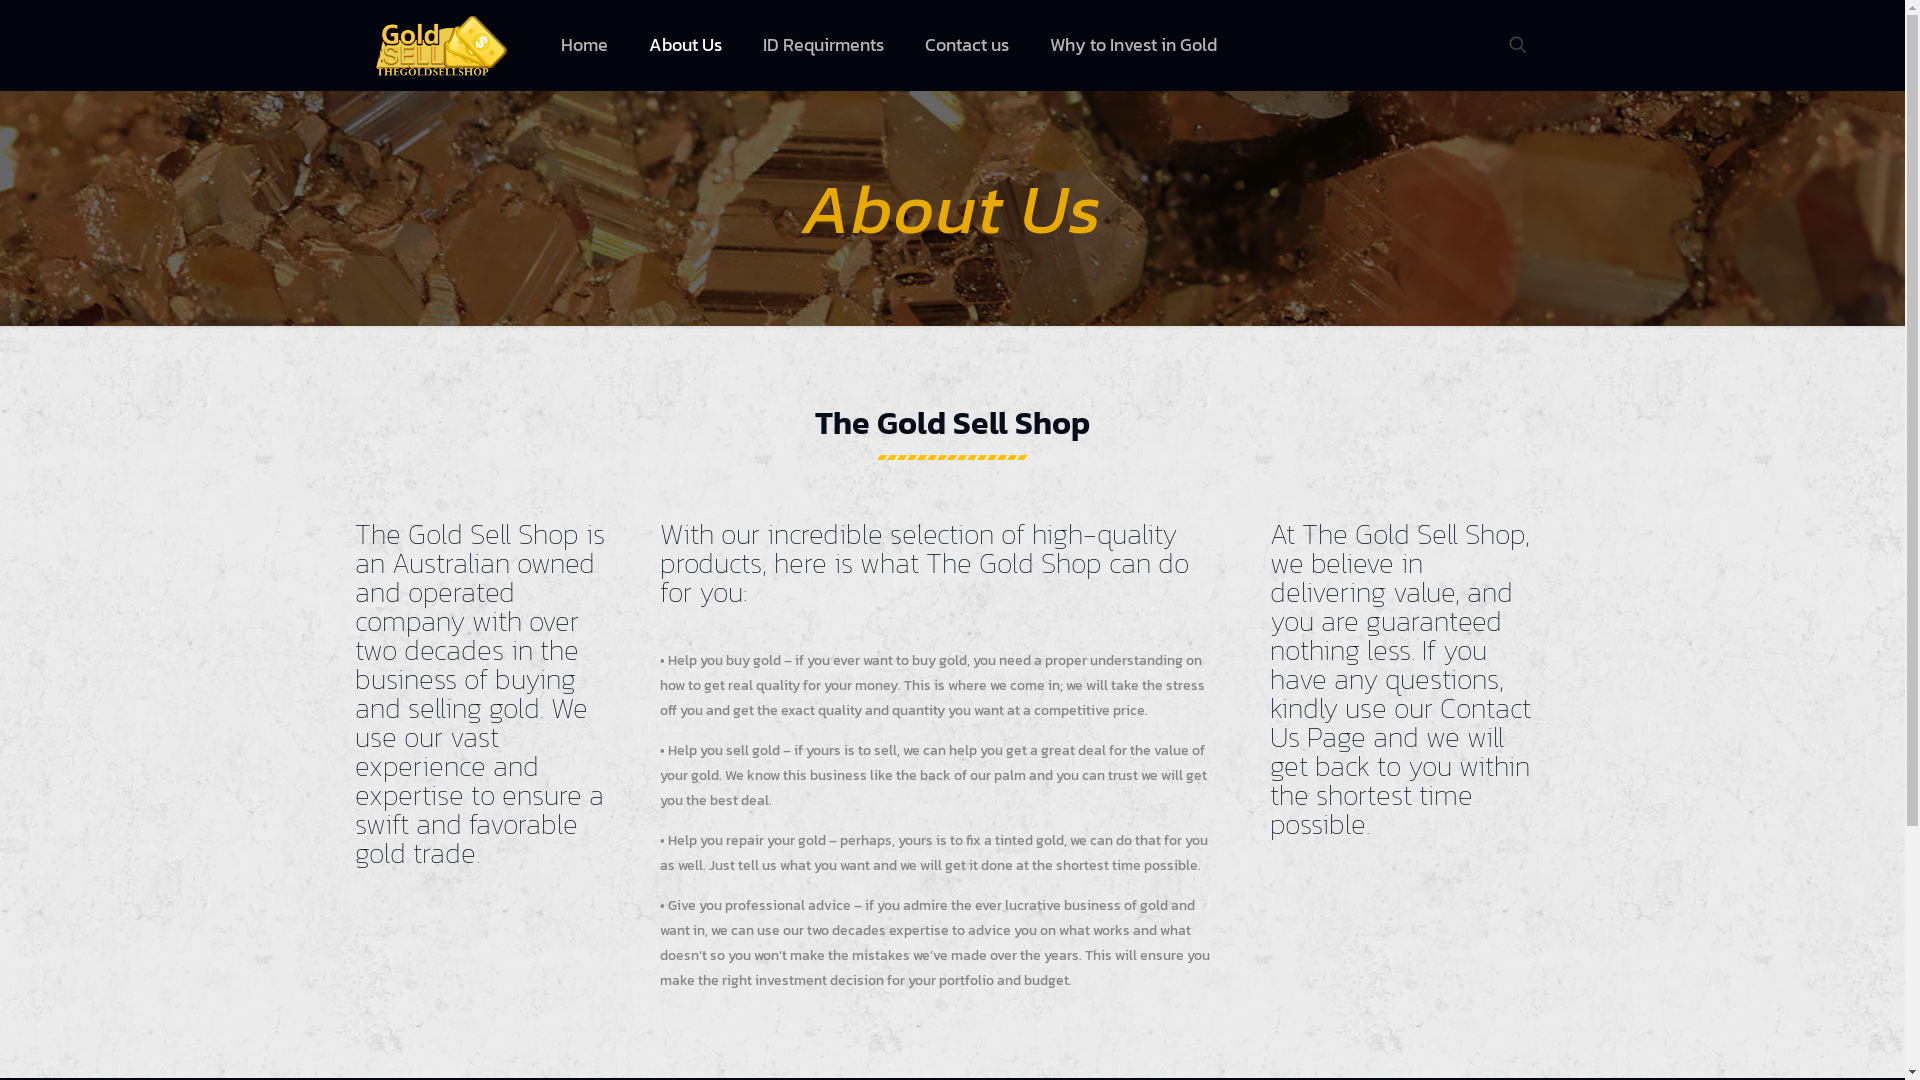 Image resolution: width=1920 pixels, height=1080 pixels. Describe the element at coordinates (824, 45) in the screenshot. I see `'ID Requirments'` at that location.